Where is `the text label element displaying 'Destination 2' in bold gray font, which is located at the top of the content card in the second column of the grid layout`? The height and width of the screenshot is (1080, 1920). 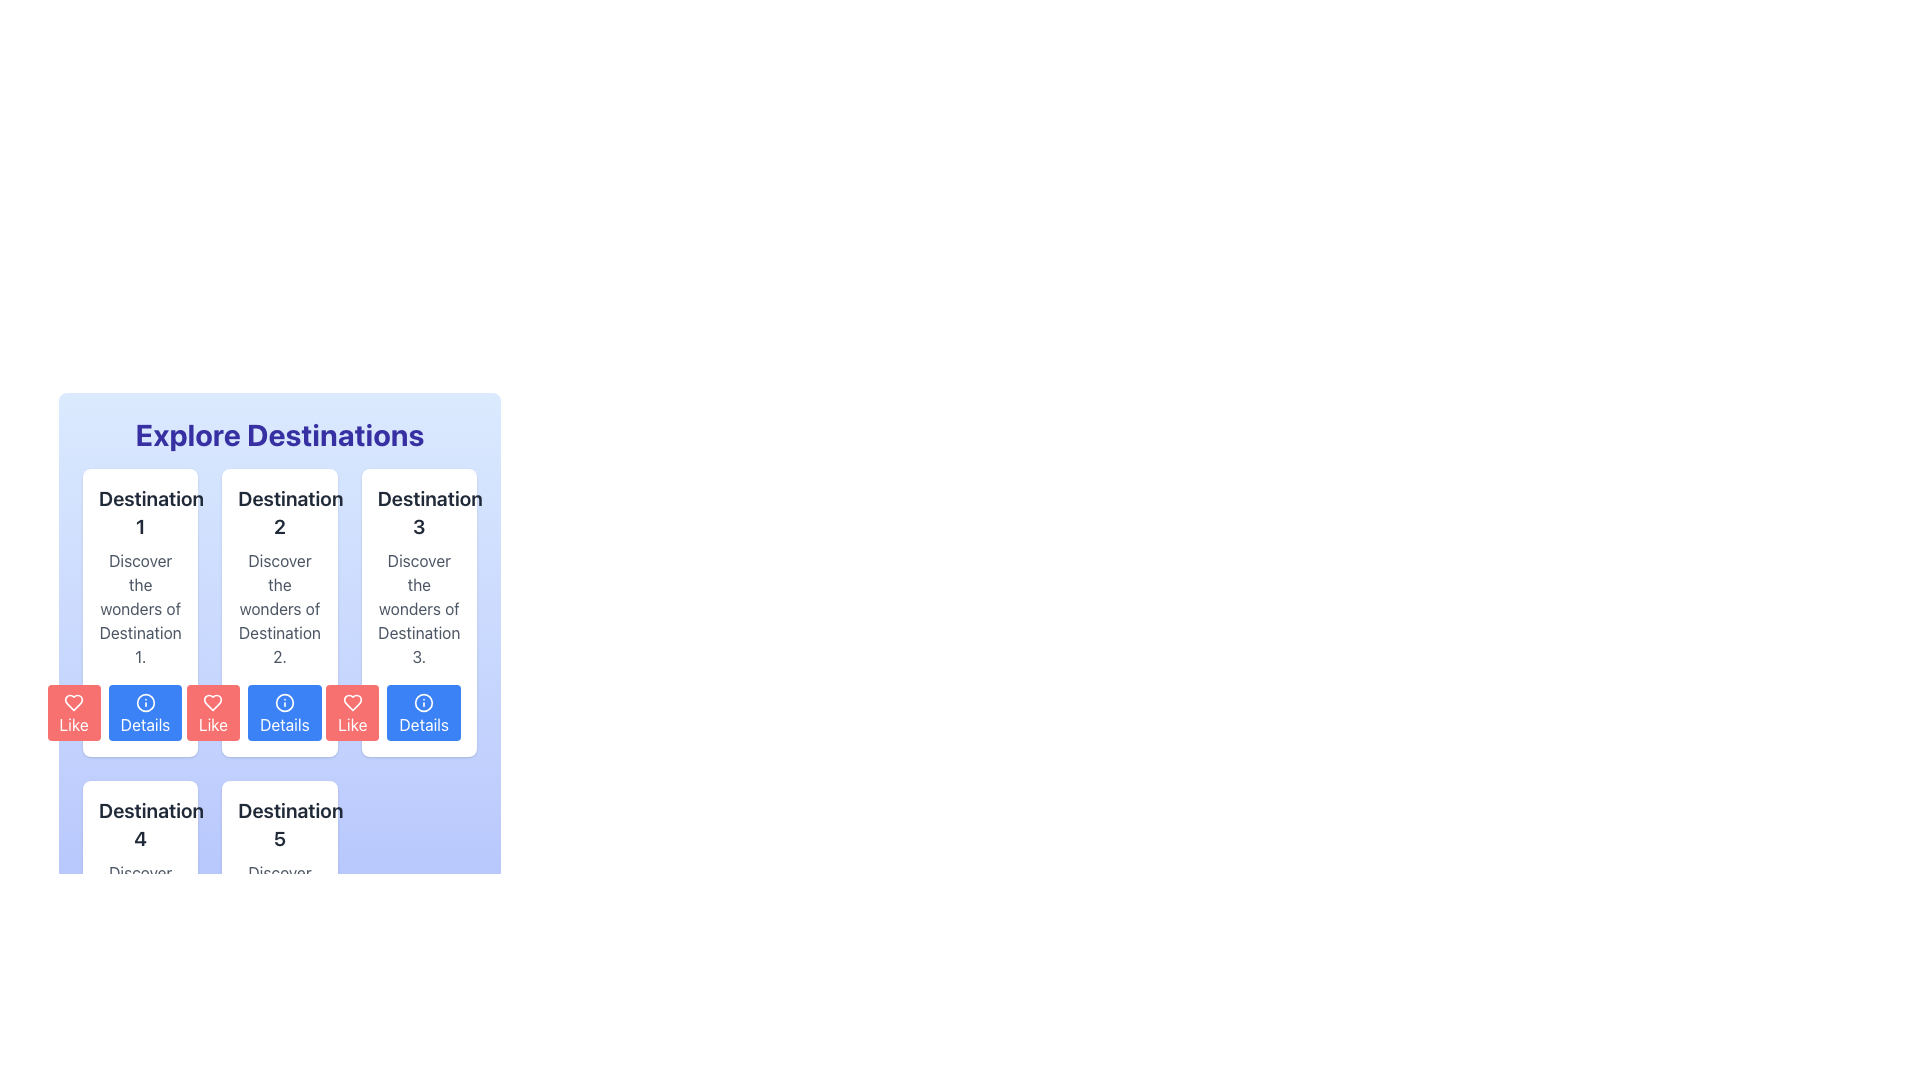
the text label element displaying 'Destination 2' in bold gray font, which is located at the top of the content card in the second column of the grid layout is located at coordinates (278, 512).